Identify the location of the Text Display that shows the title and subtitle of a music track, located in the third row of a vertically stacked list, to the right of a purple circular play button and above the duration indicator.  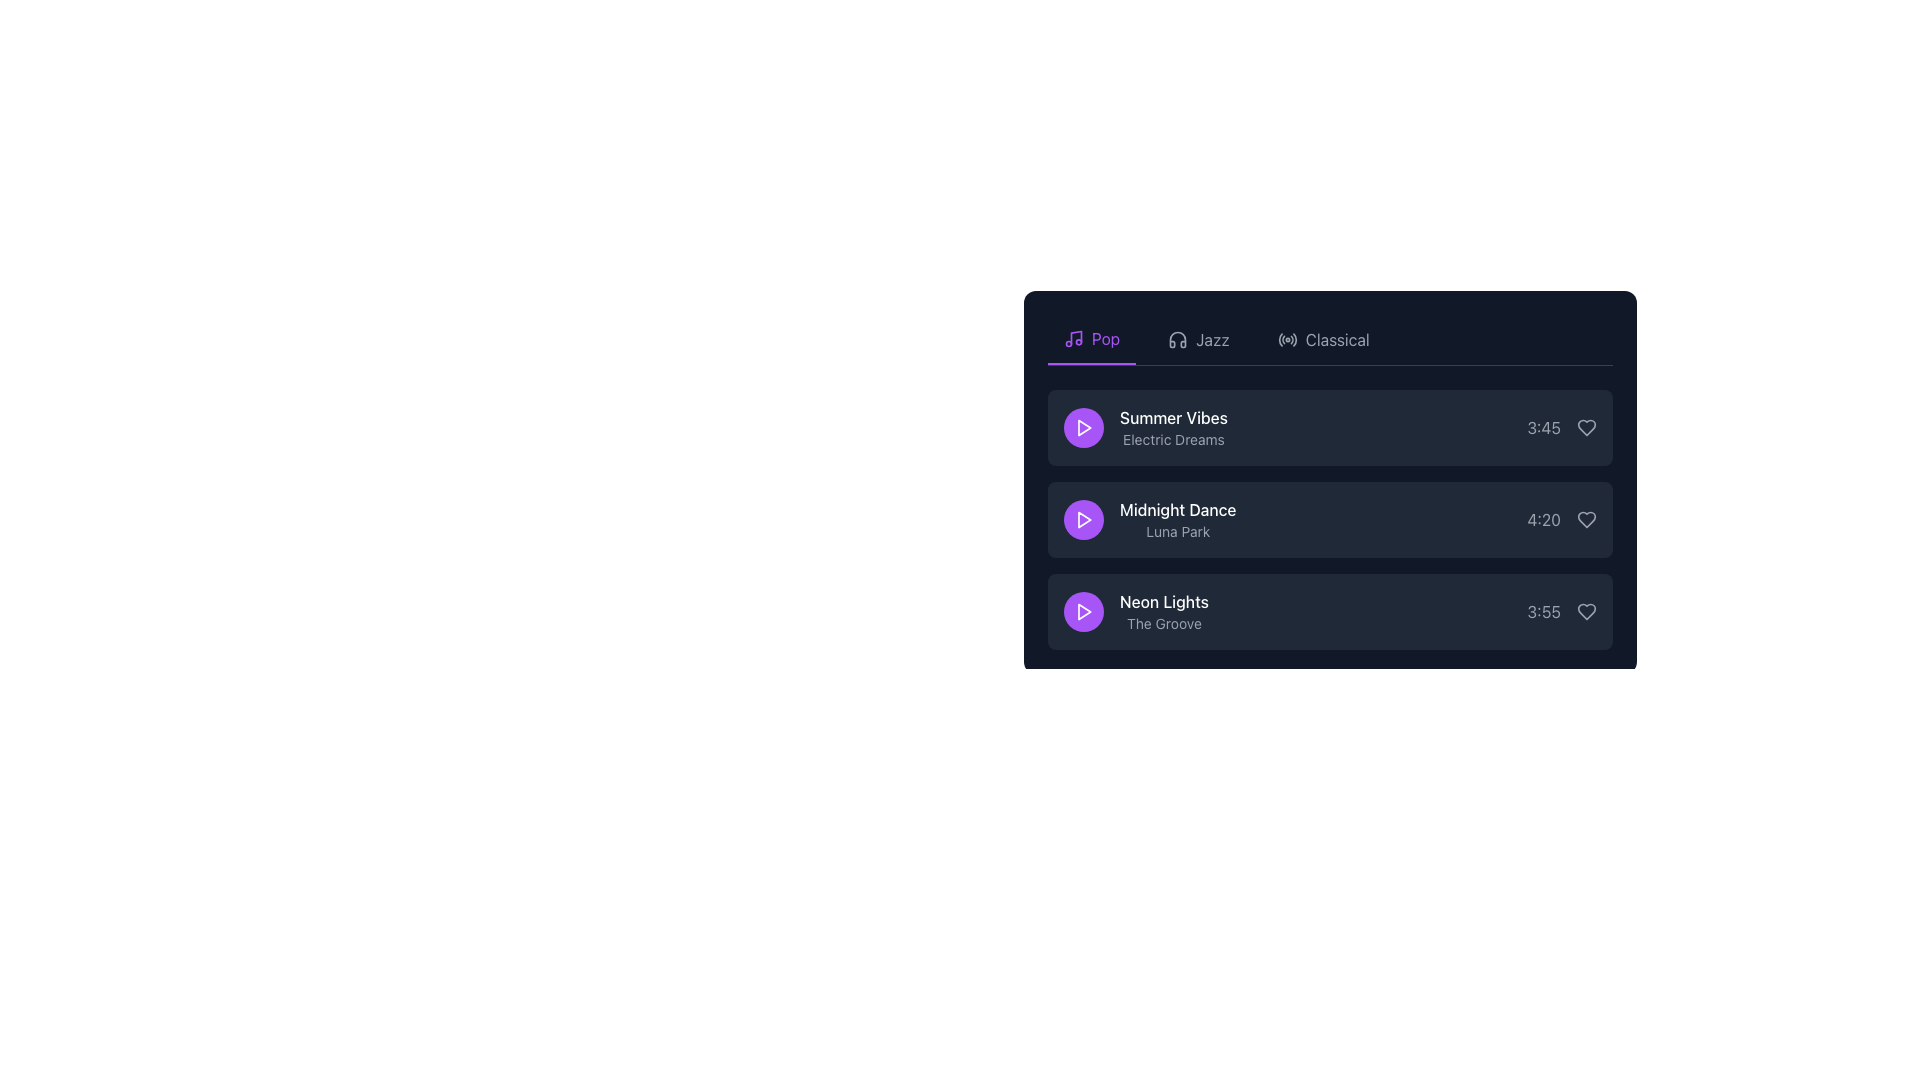
(1136, 611).